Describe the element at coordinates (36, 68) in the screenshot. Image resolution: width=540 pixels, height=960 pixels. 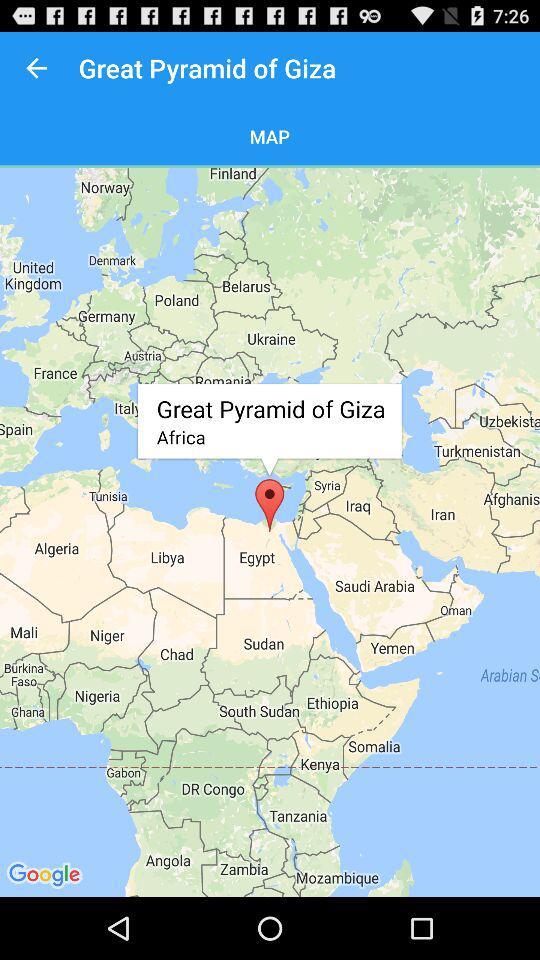
I see `the icon at the top left corner` at that location.